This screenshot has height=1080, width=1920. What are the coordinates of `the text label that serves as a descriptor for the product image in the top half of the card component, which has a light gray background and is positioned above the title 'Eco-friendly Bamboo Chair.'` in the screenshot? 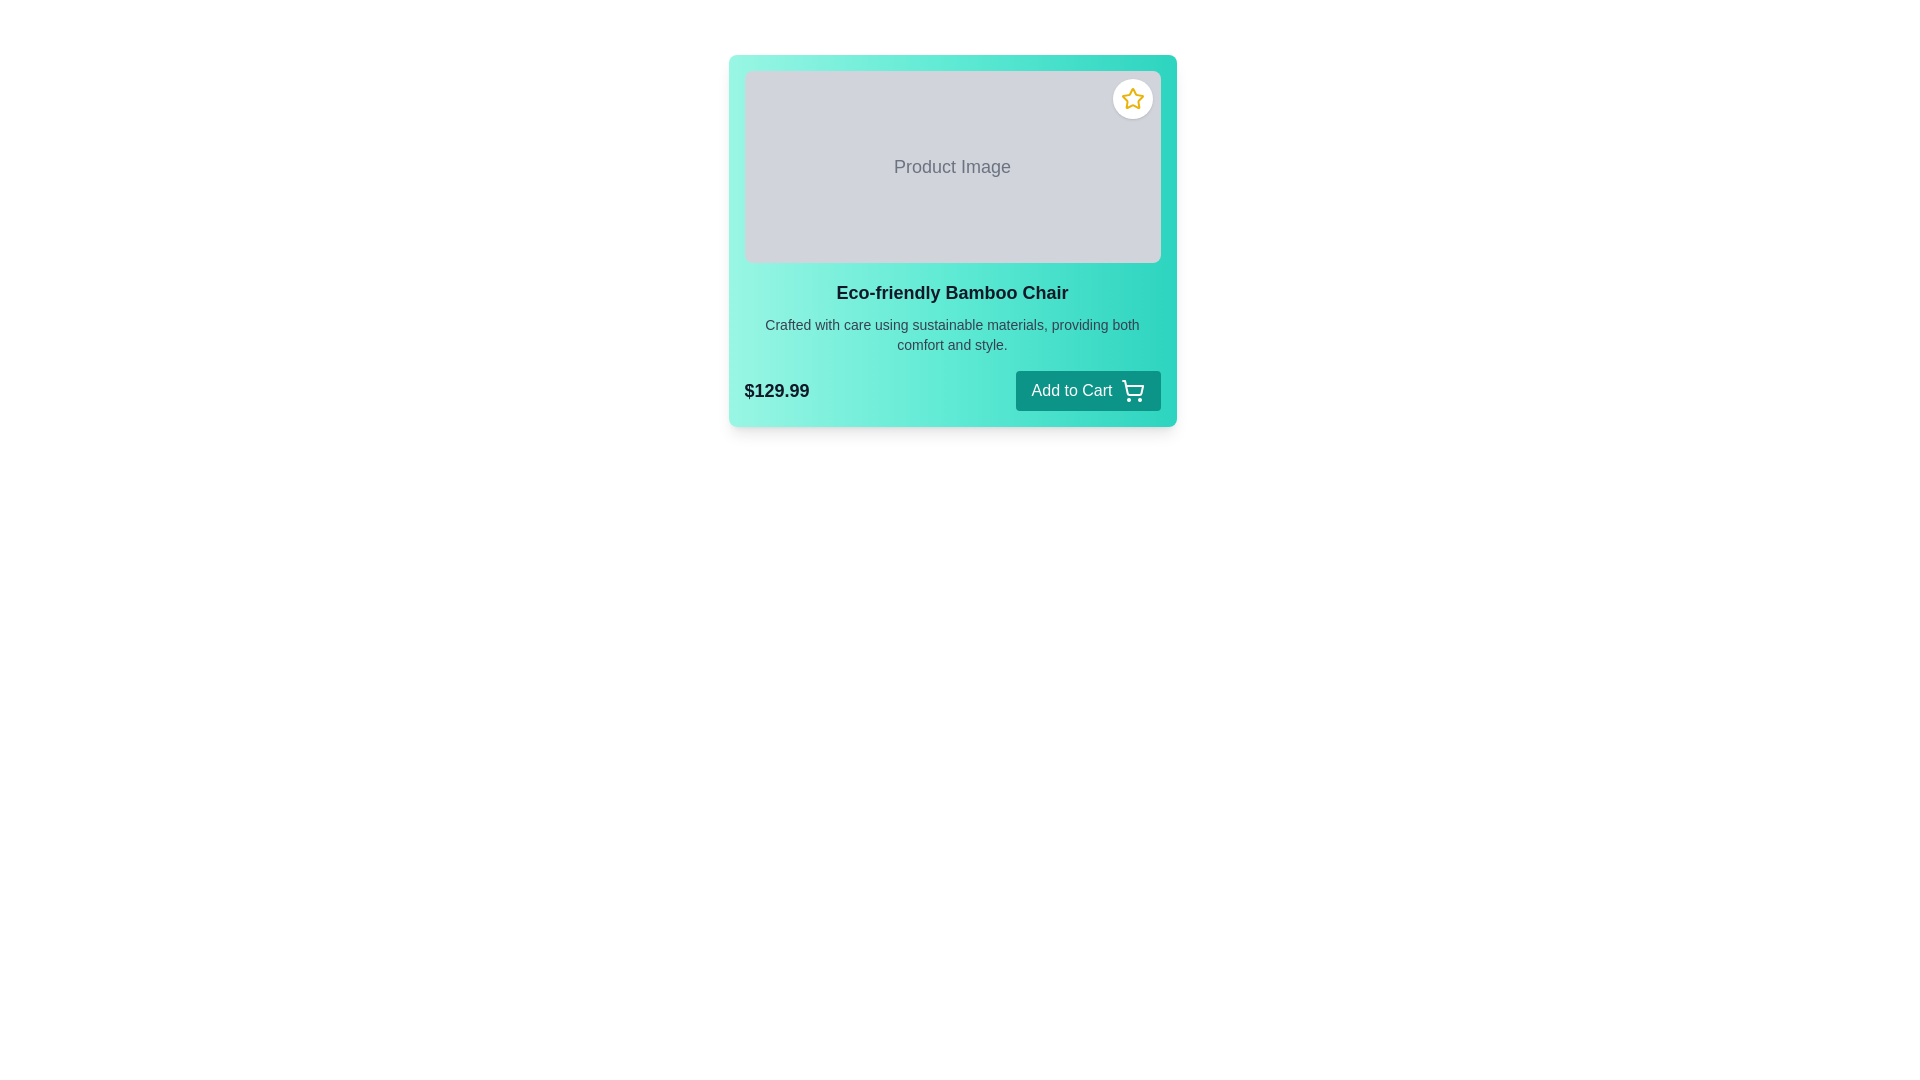 It's located at (951, 165).